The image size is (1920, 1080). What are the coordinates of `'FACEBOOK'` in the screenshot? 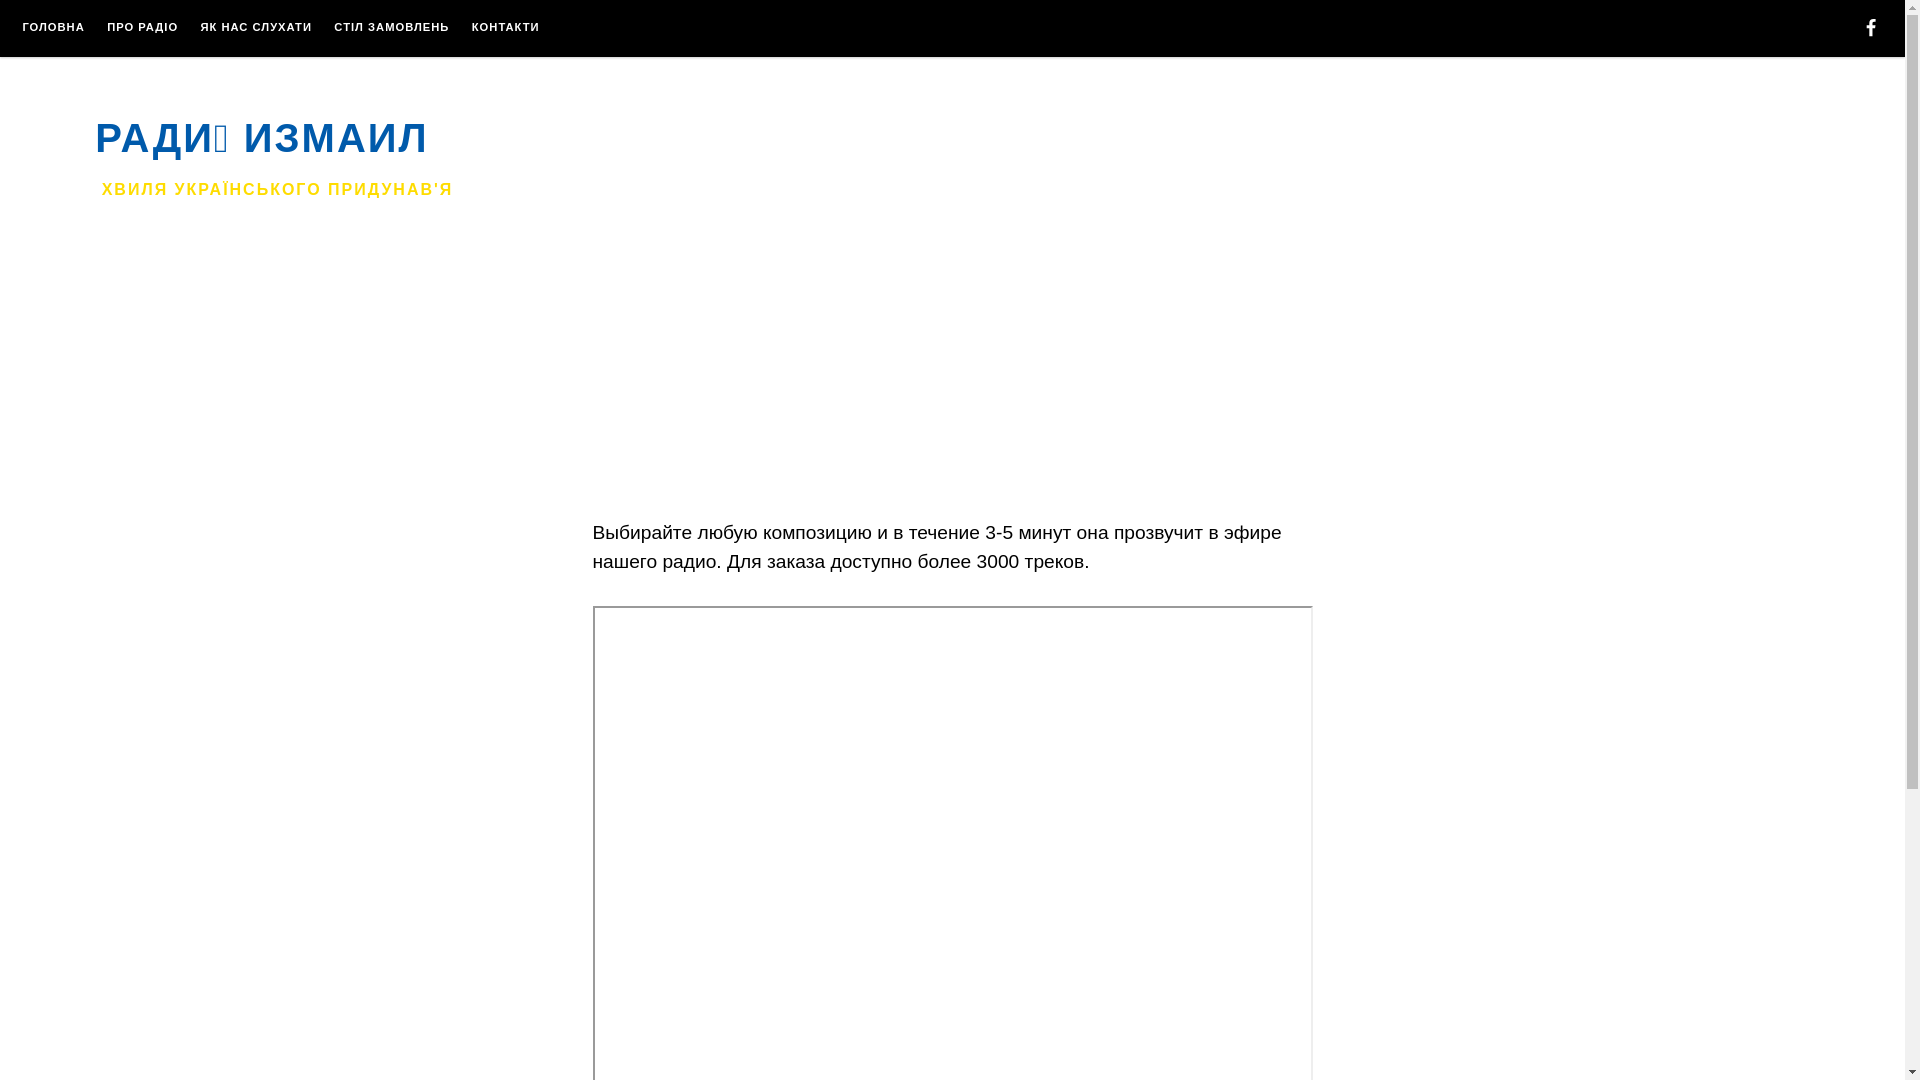 It's located at (1859, 30).